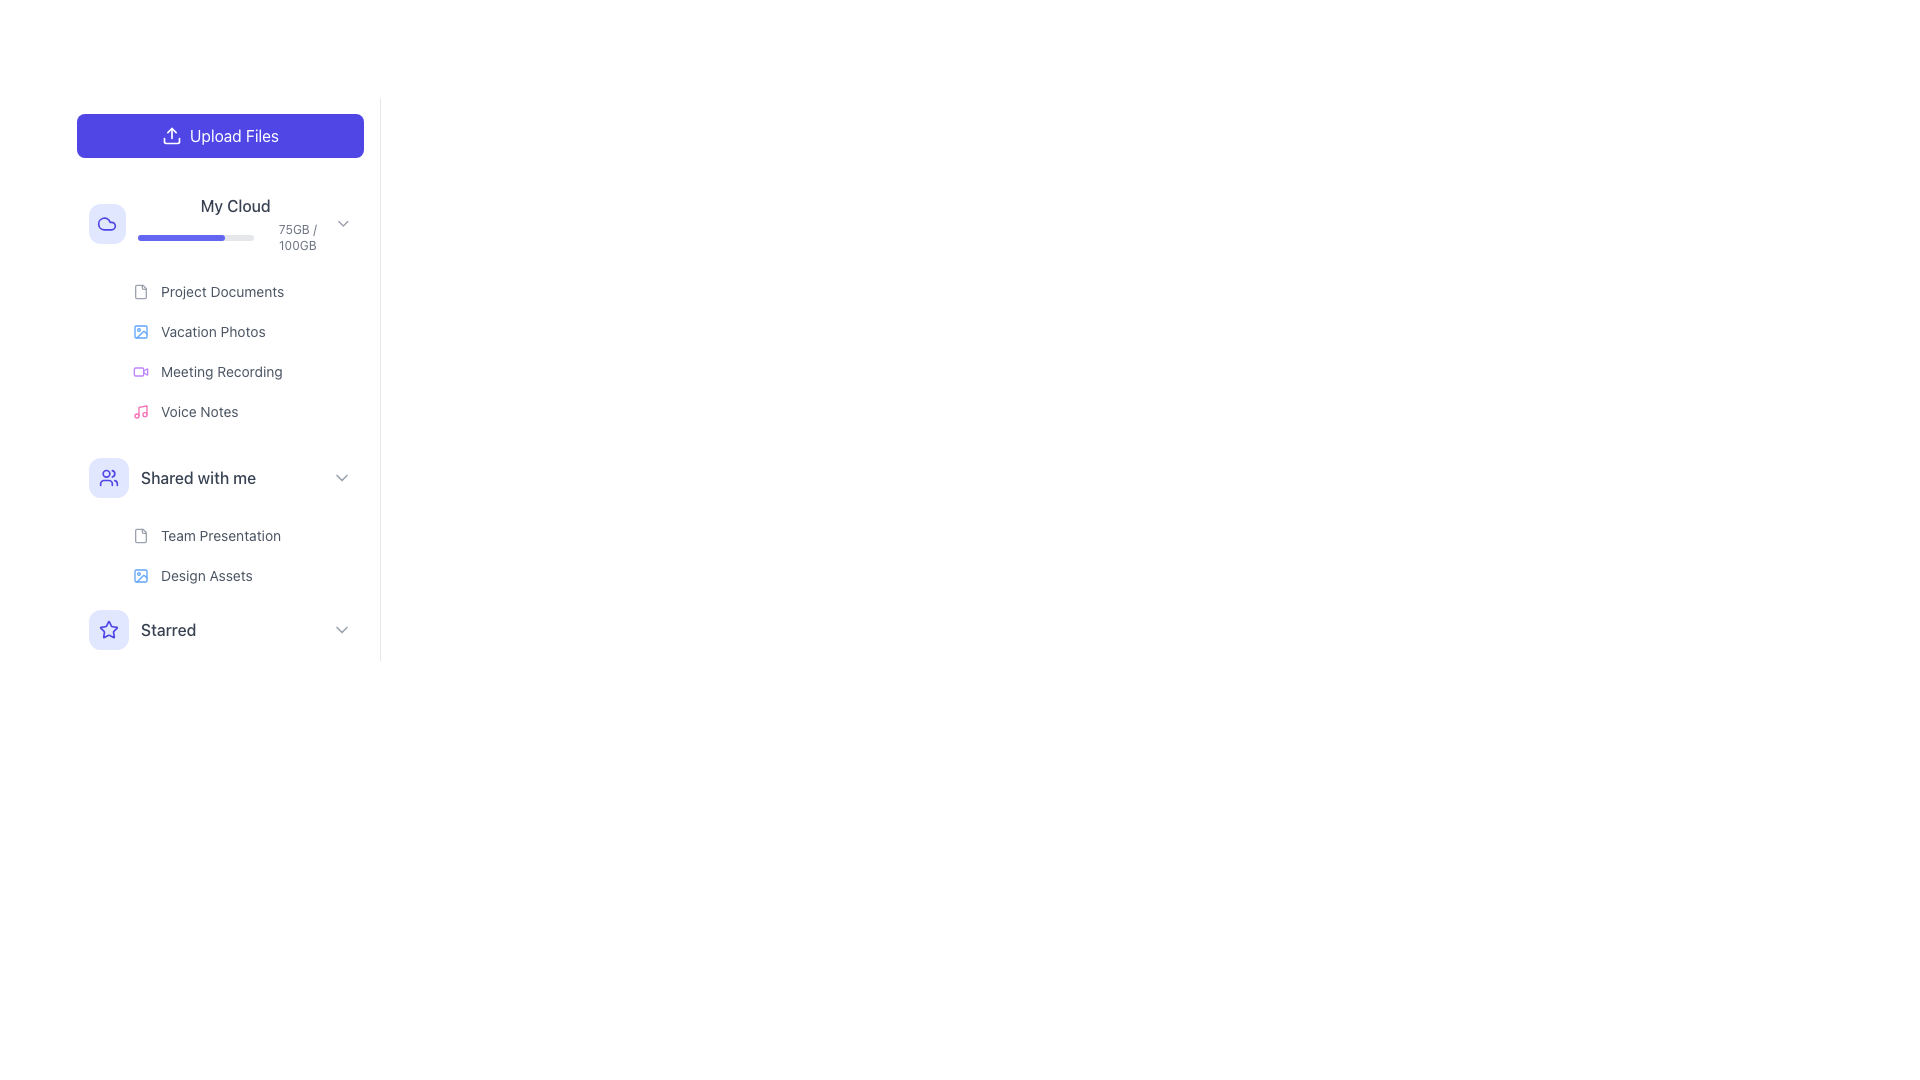  Describe the element at coordinates (139, 575) in the screenshot. I see `the visual representation of the 'Design Assets' icon located in the 'Shared with me' section, positioned to the left of the text label 'Design Assets'` at that location.